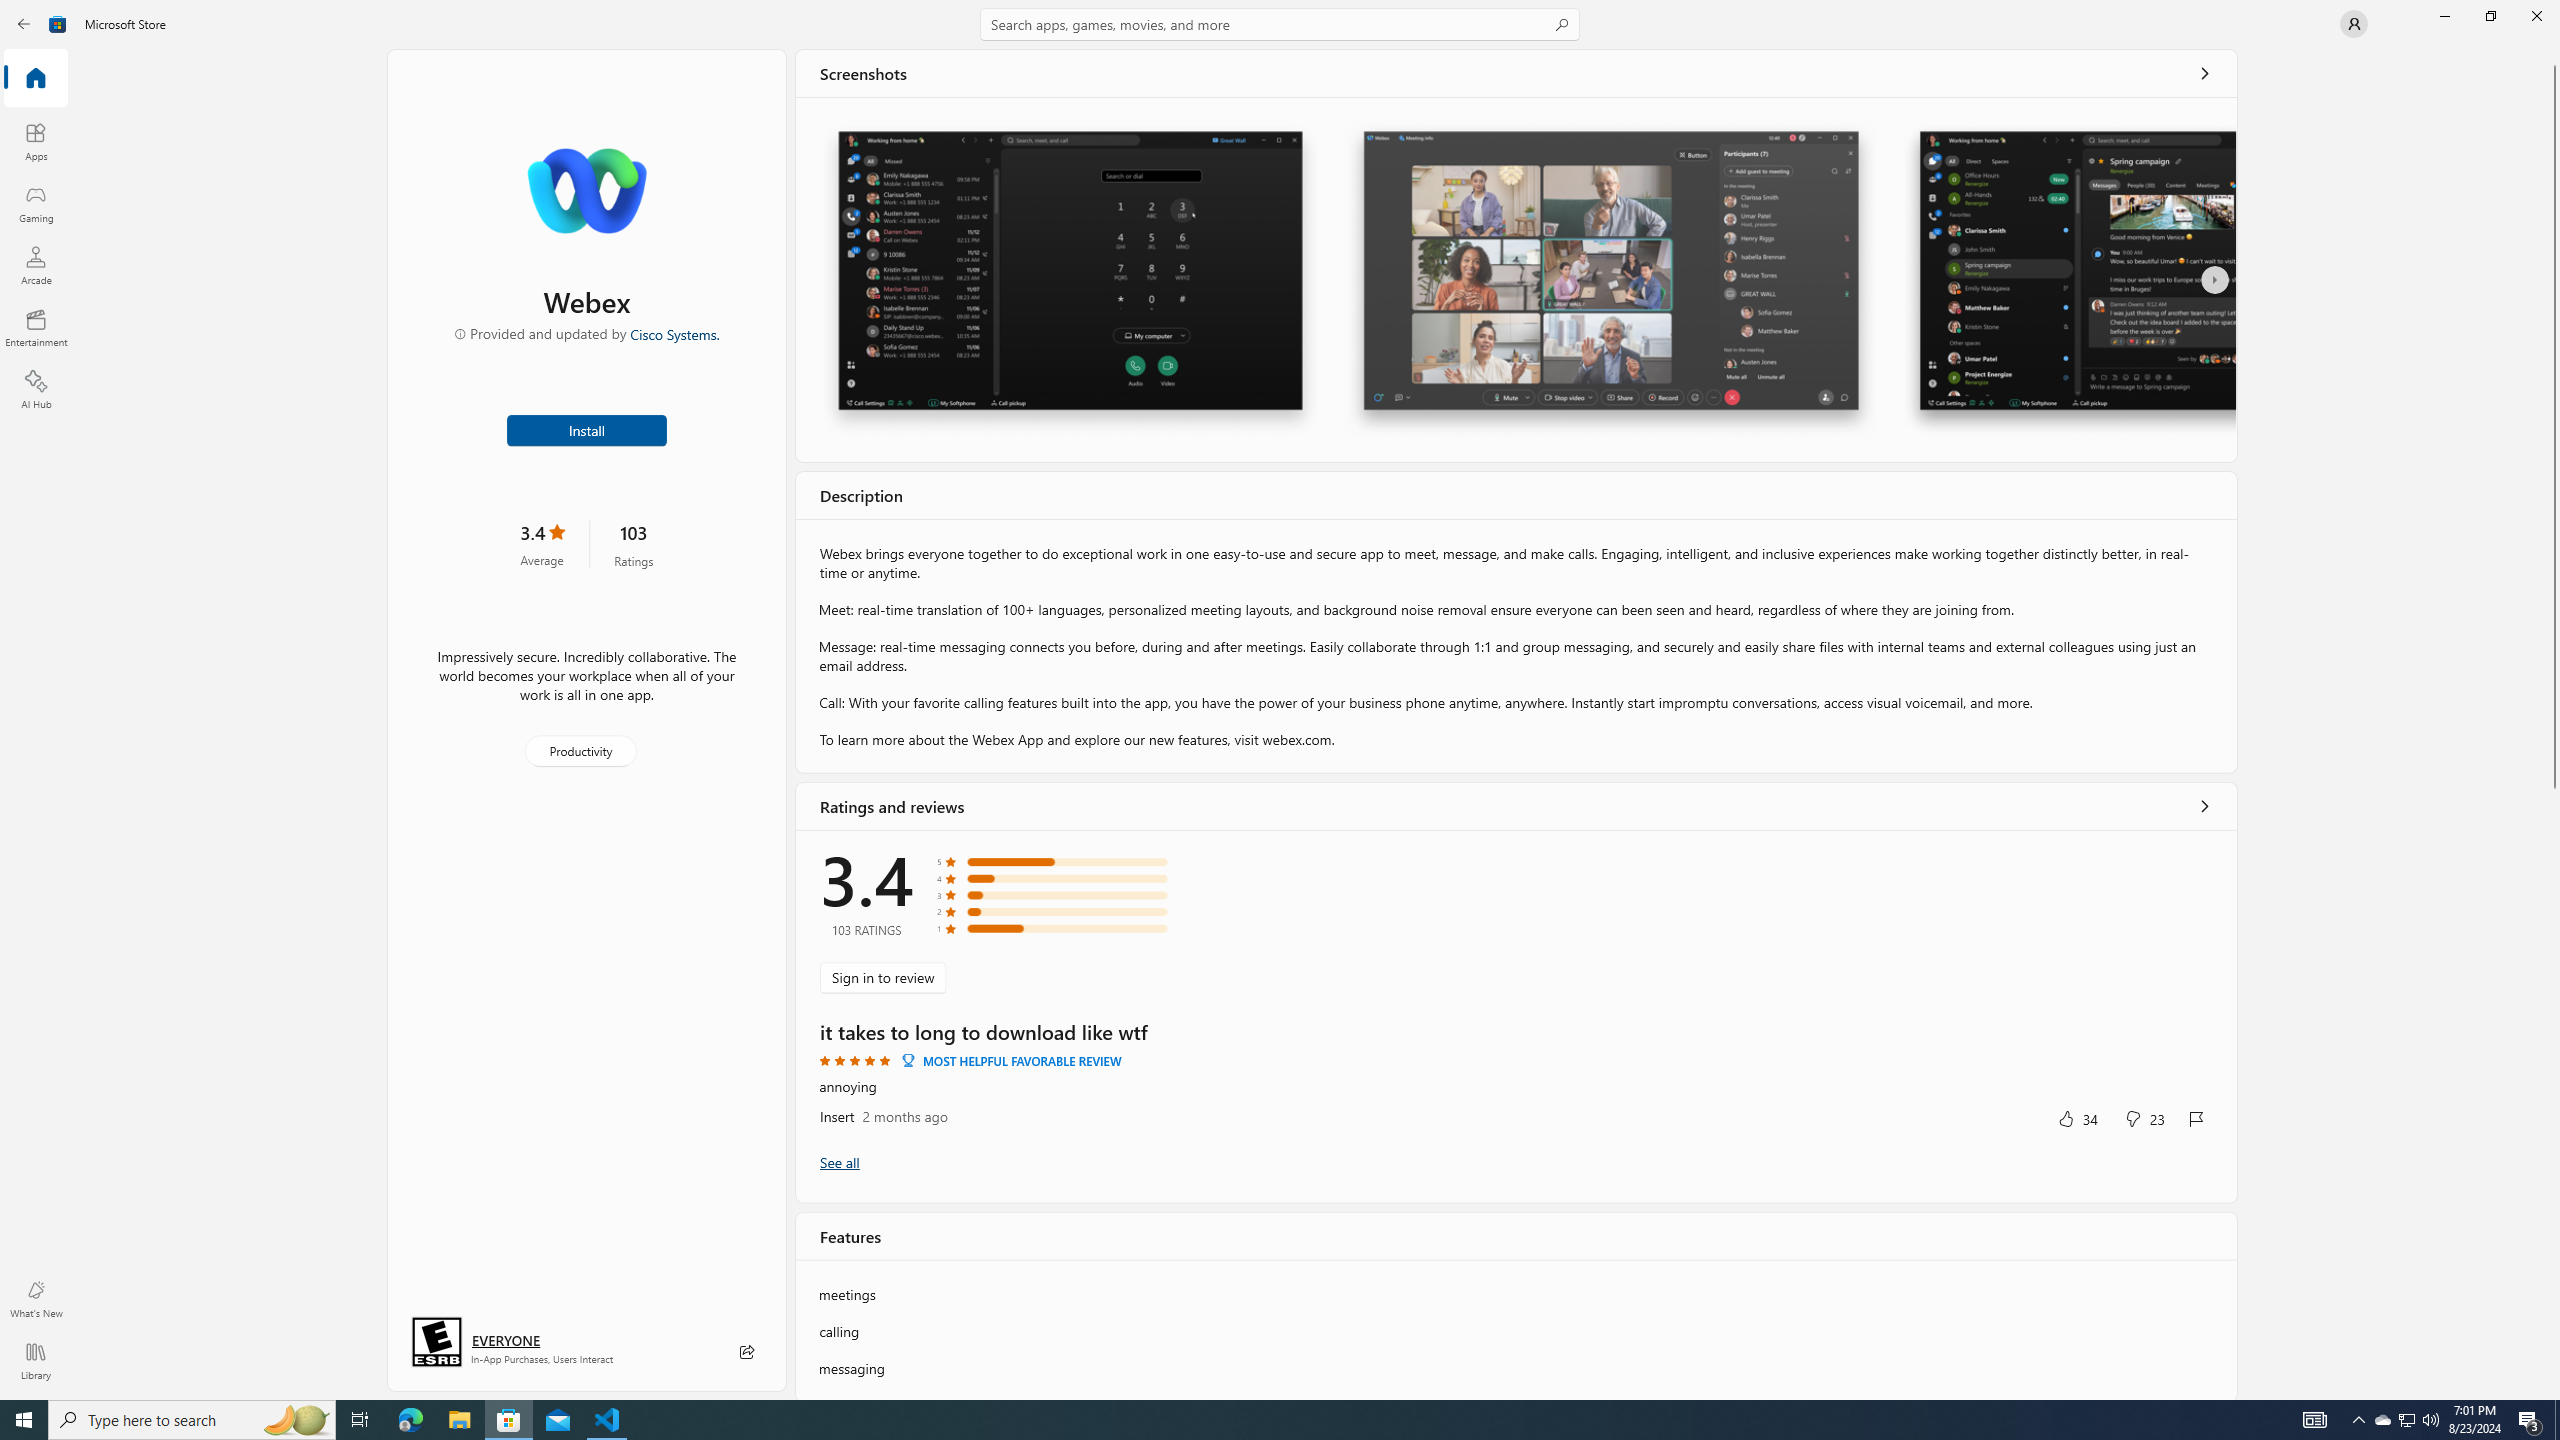 The width and height of the screenshot is (2560, 1440). What do you see at coordinates (2552, 1393) in the screenshot?
I see `'Vertical Small Increase'` at bounding box center [2552, 1393].